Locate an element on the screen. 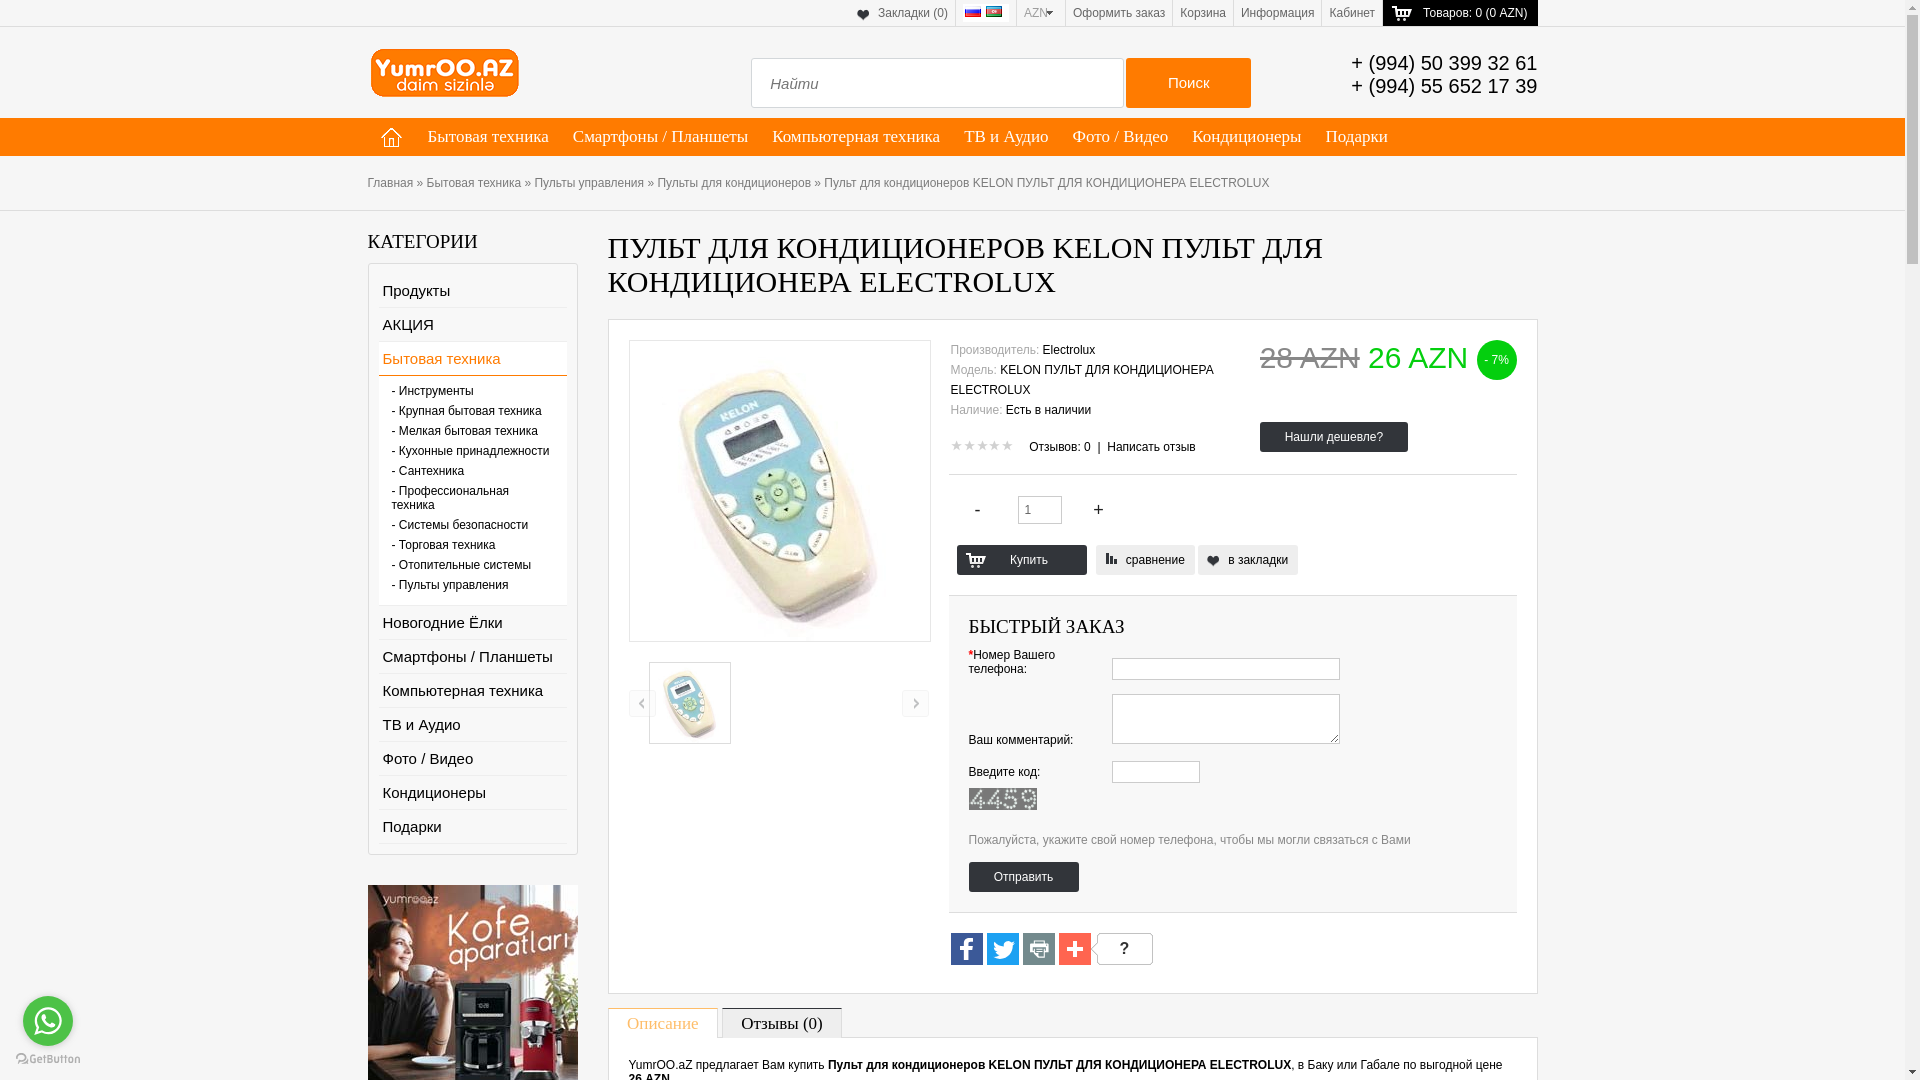  'Print' is located at coordinates (1037, 949).